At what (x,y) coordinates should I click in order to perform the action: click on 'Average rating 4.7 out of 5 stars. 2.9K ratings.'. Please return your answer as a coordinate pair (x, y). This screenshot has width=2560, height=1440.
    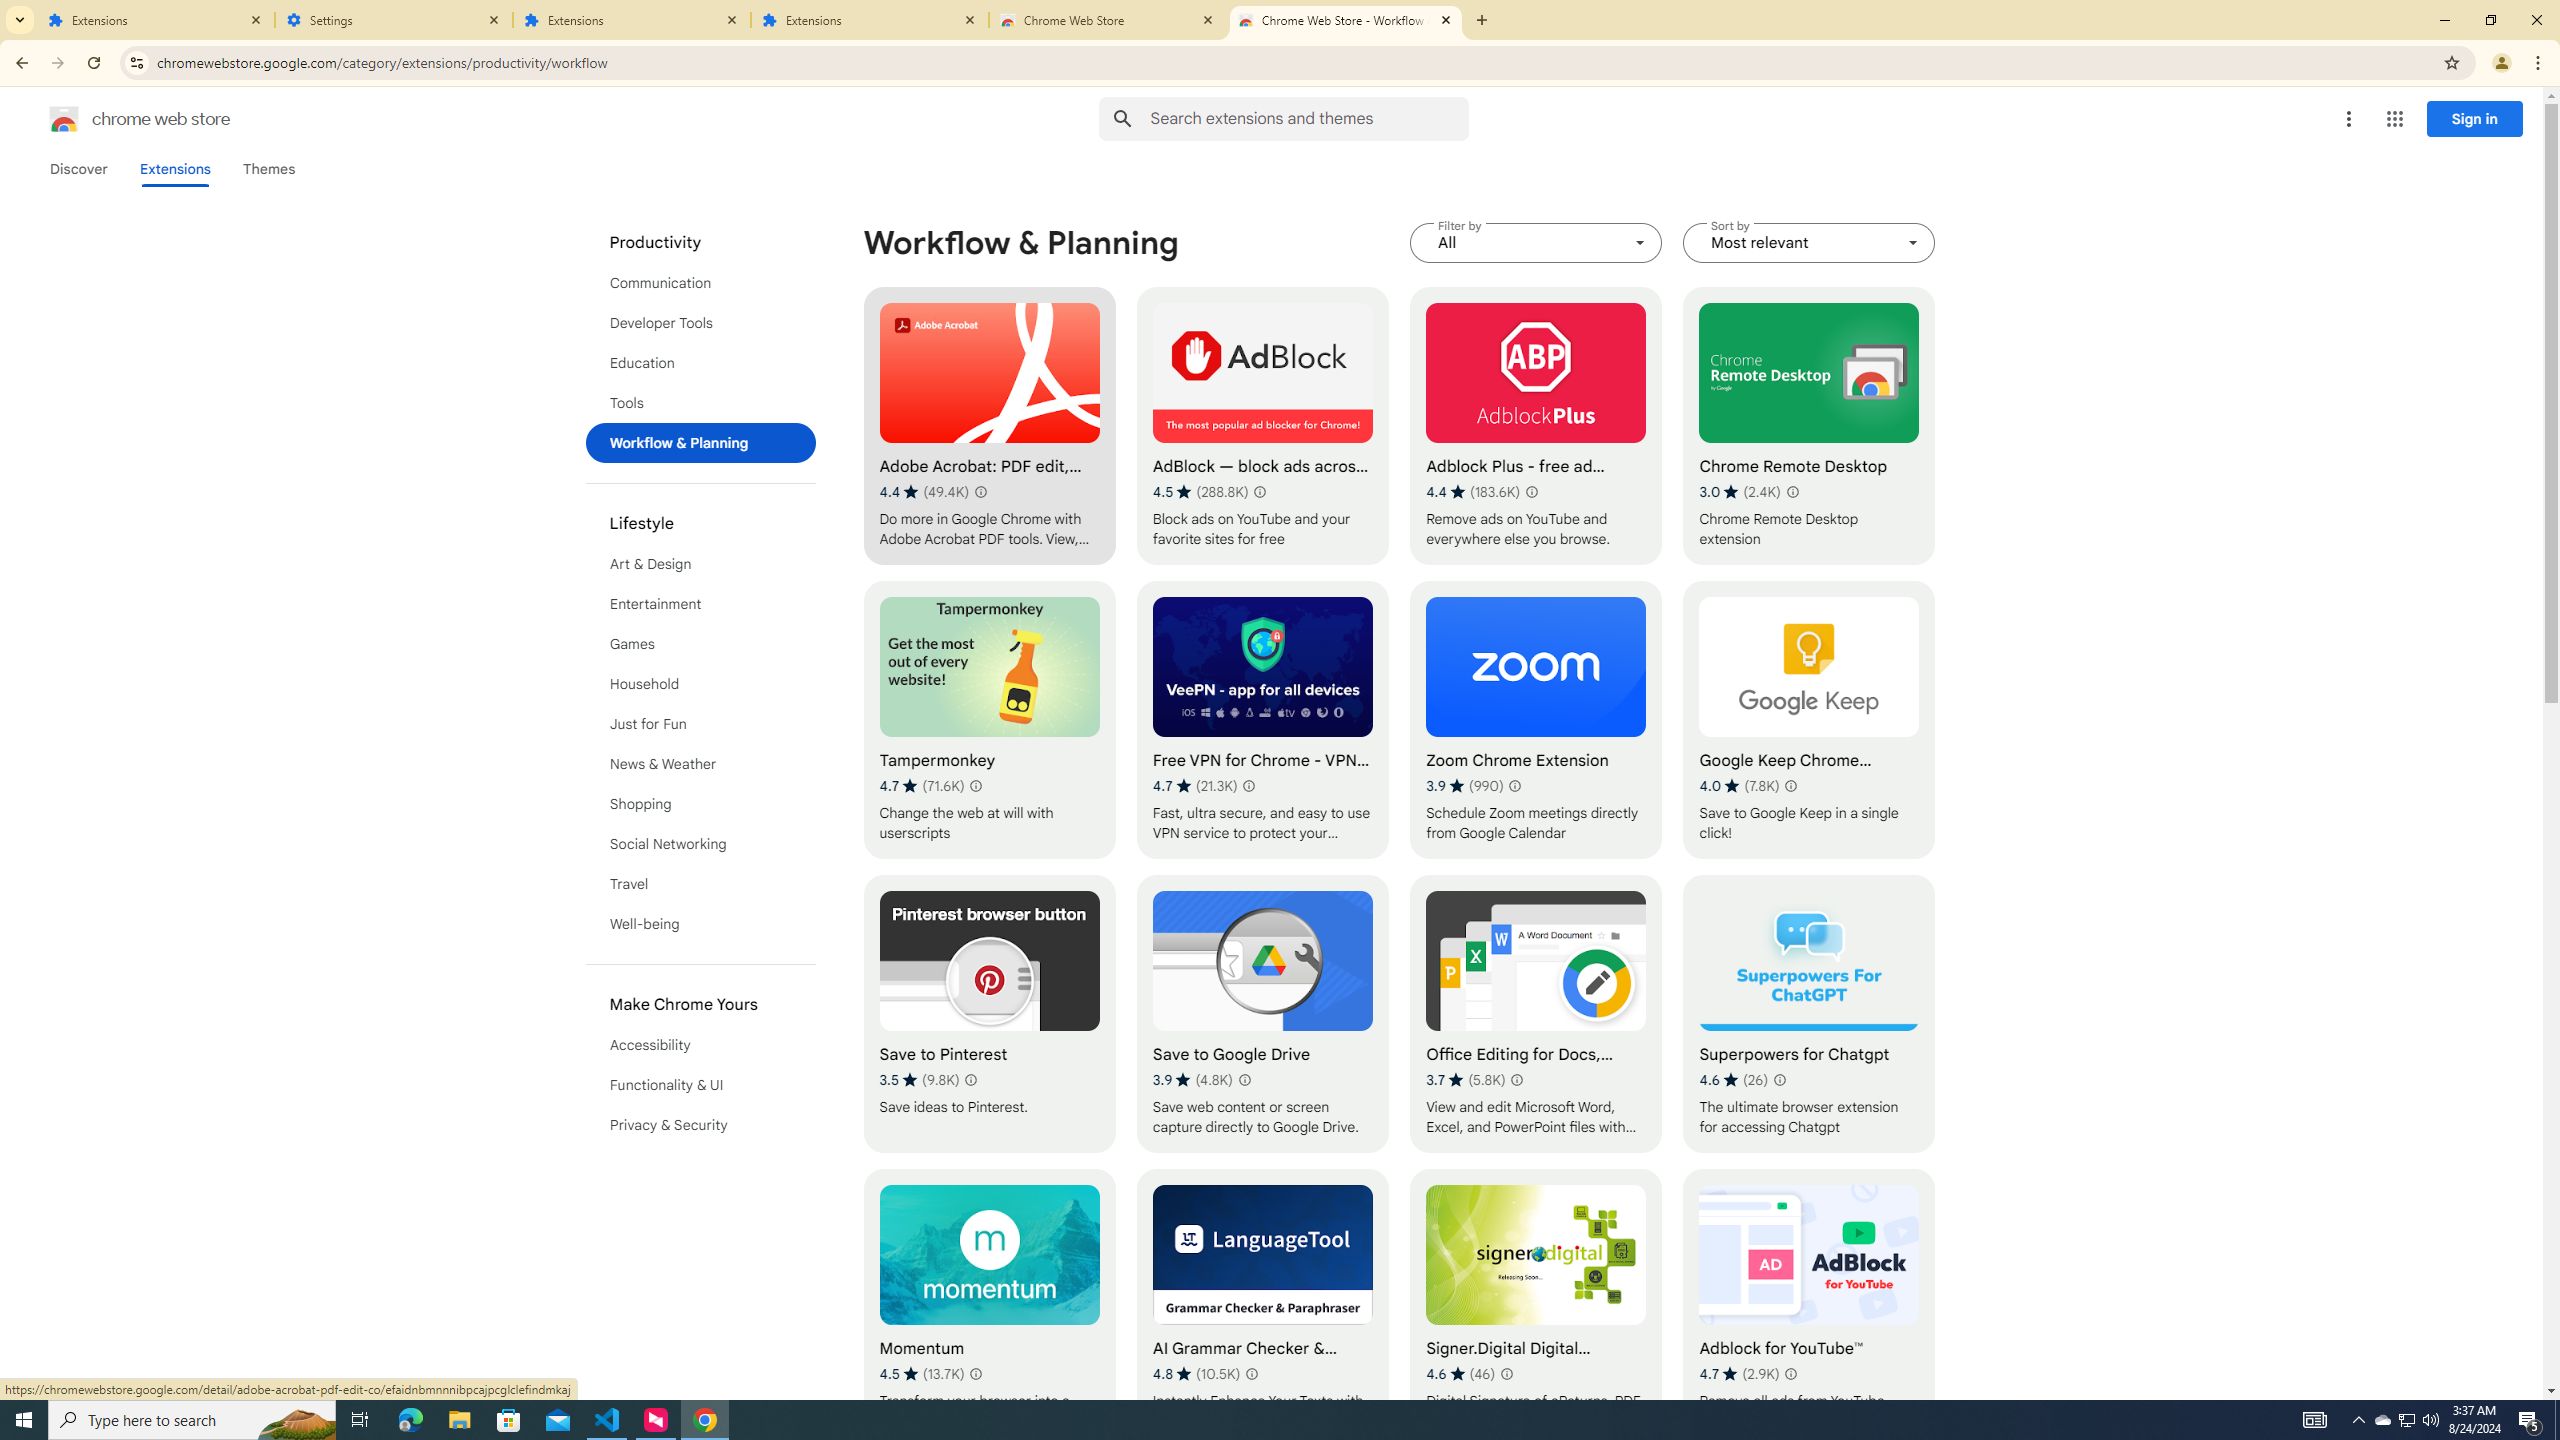
    Looking at the image, I should click on (1738, 1372).